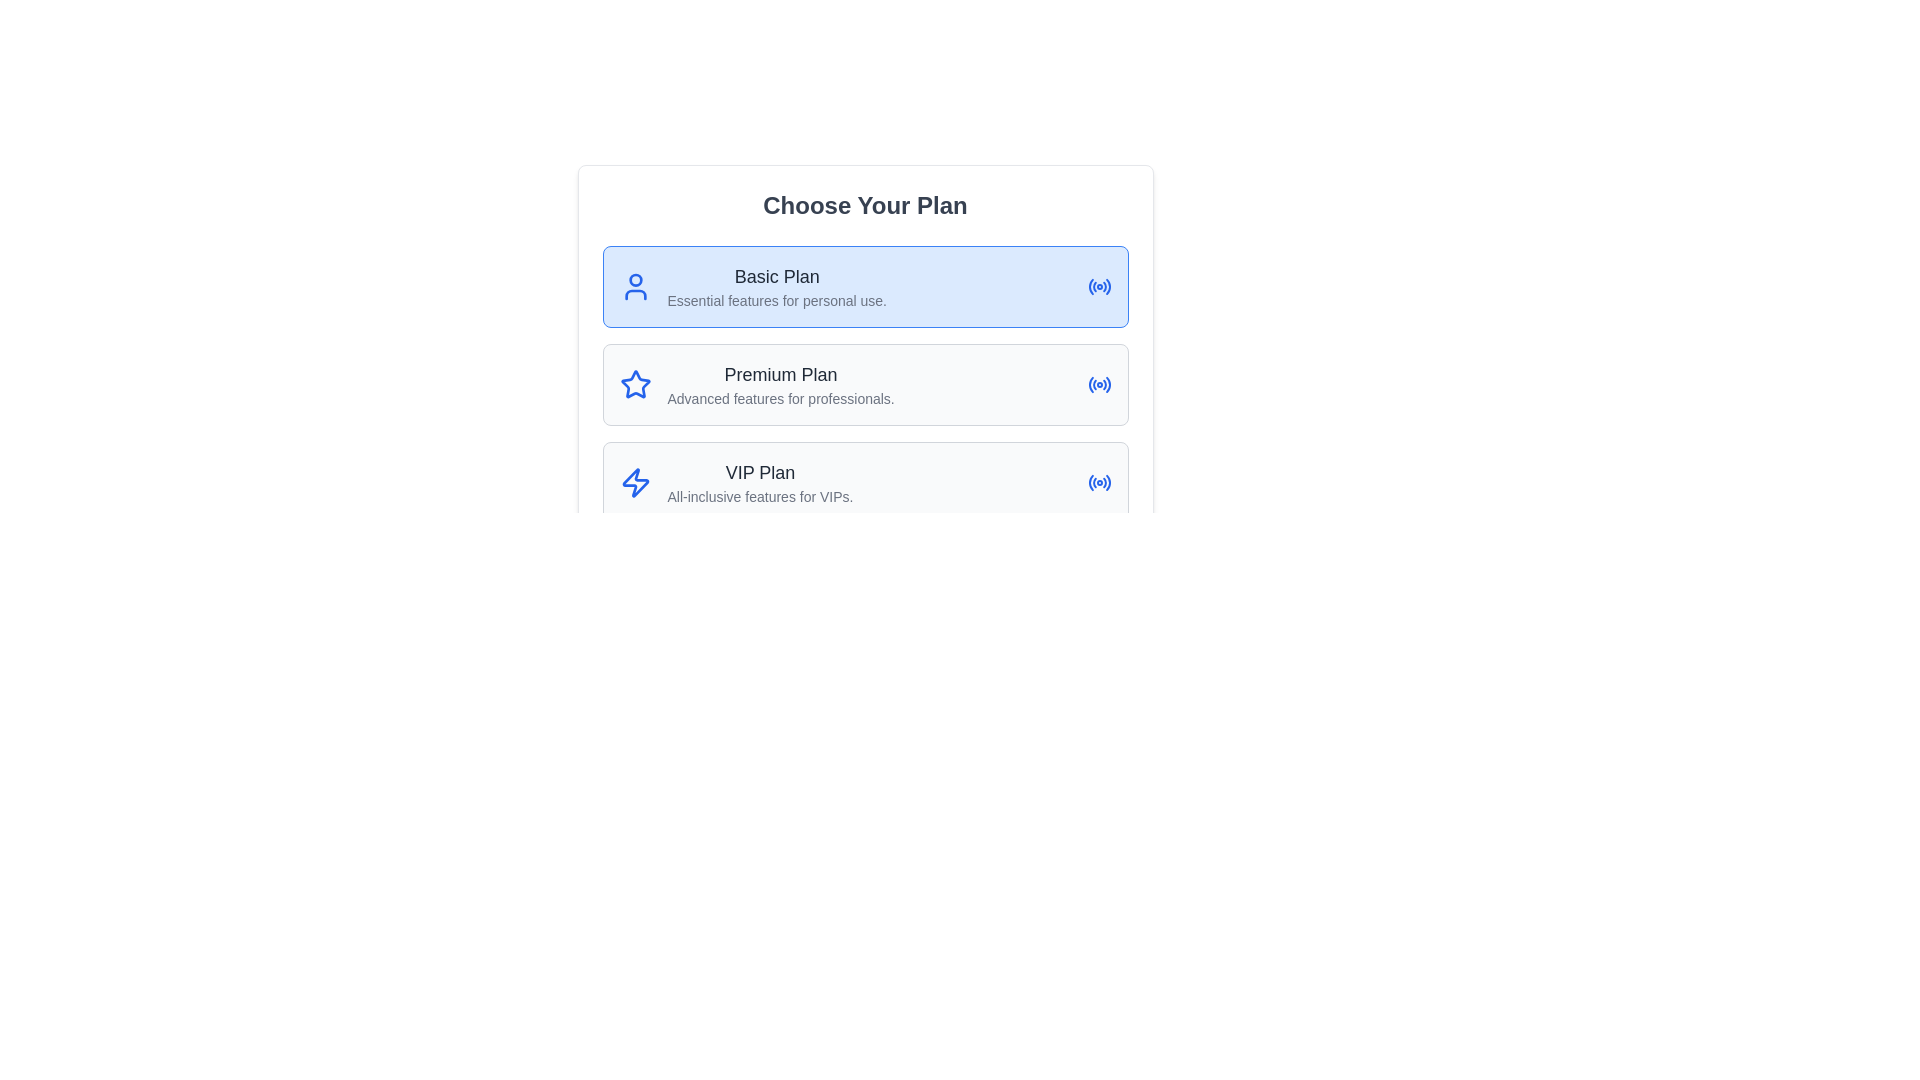 This screenshot has height=1080, width=1920. Describe the element at coordinates (776, 286) in the screenshot. I see `the label displaying 'Basic Plan' in the first selection card of the 'Choose Your Plan' interface, which is styled with a bold font on a light blue background` at that location.